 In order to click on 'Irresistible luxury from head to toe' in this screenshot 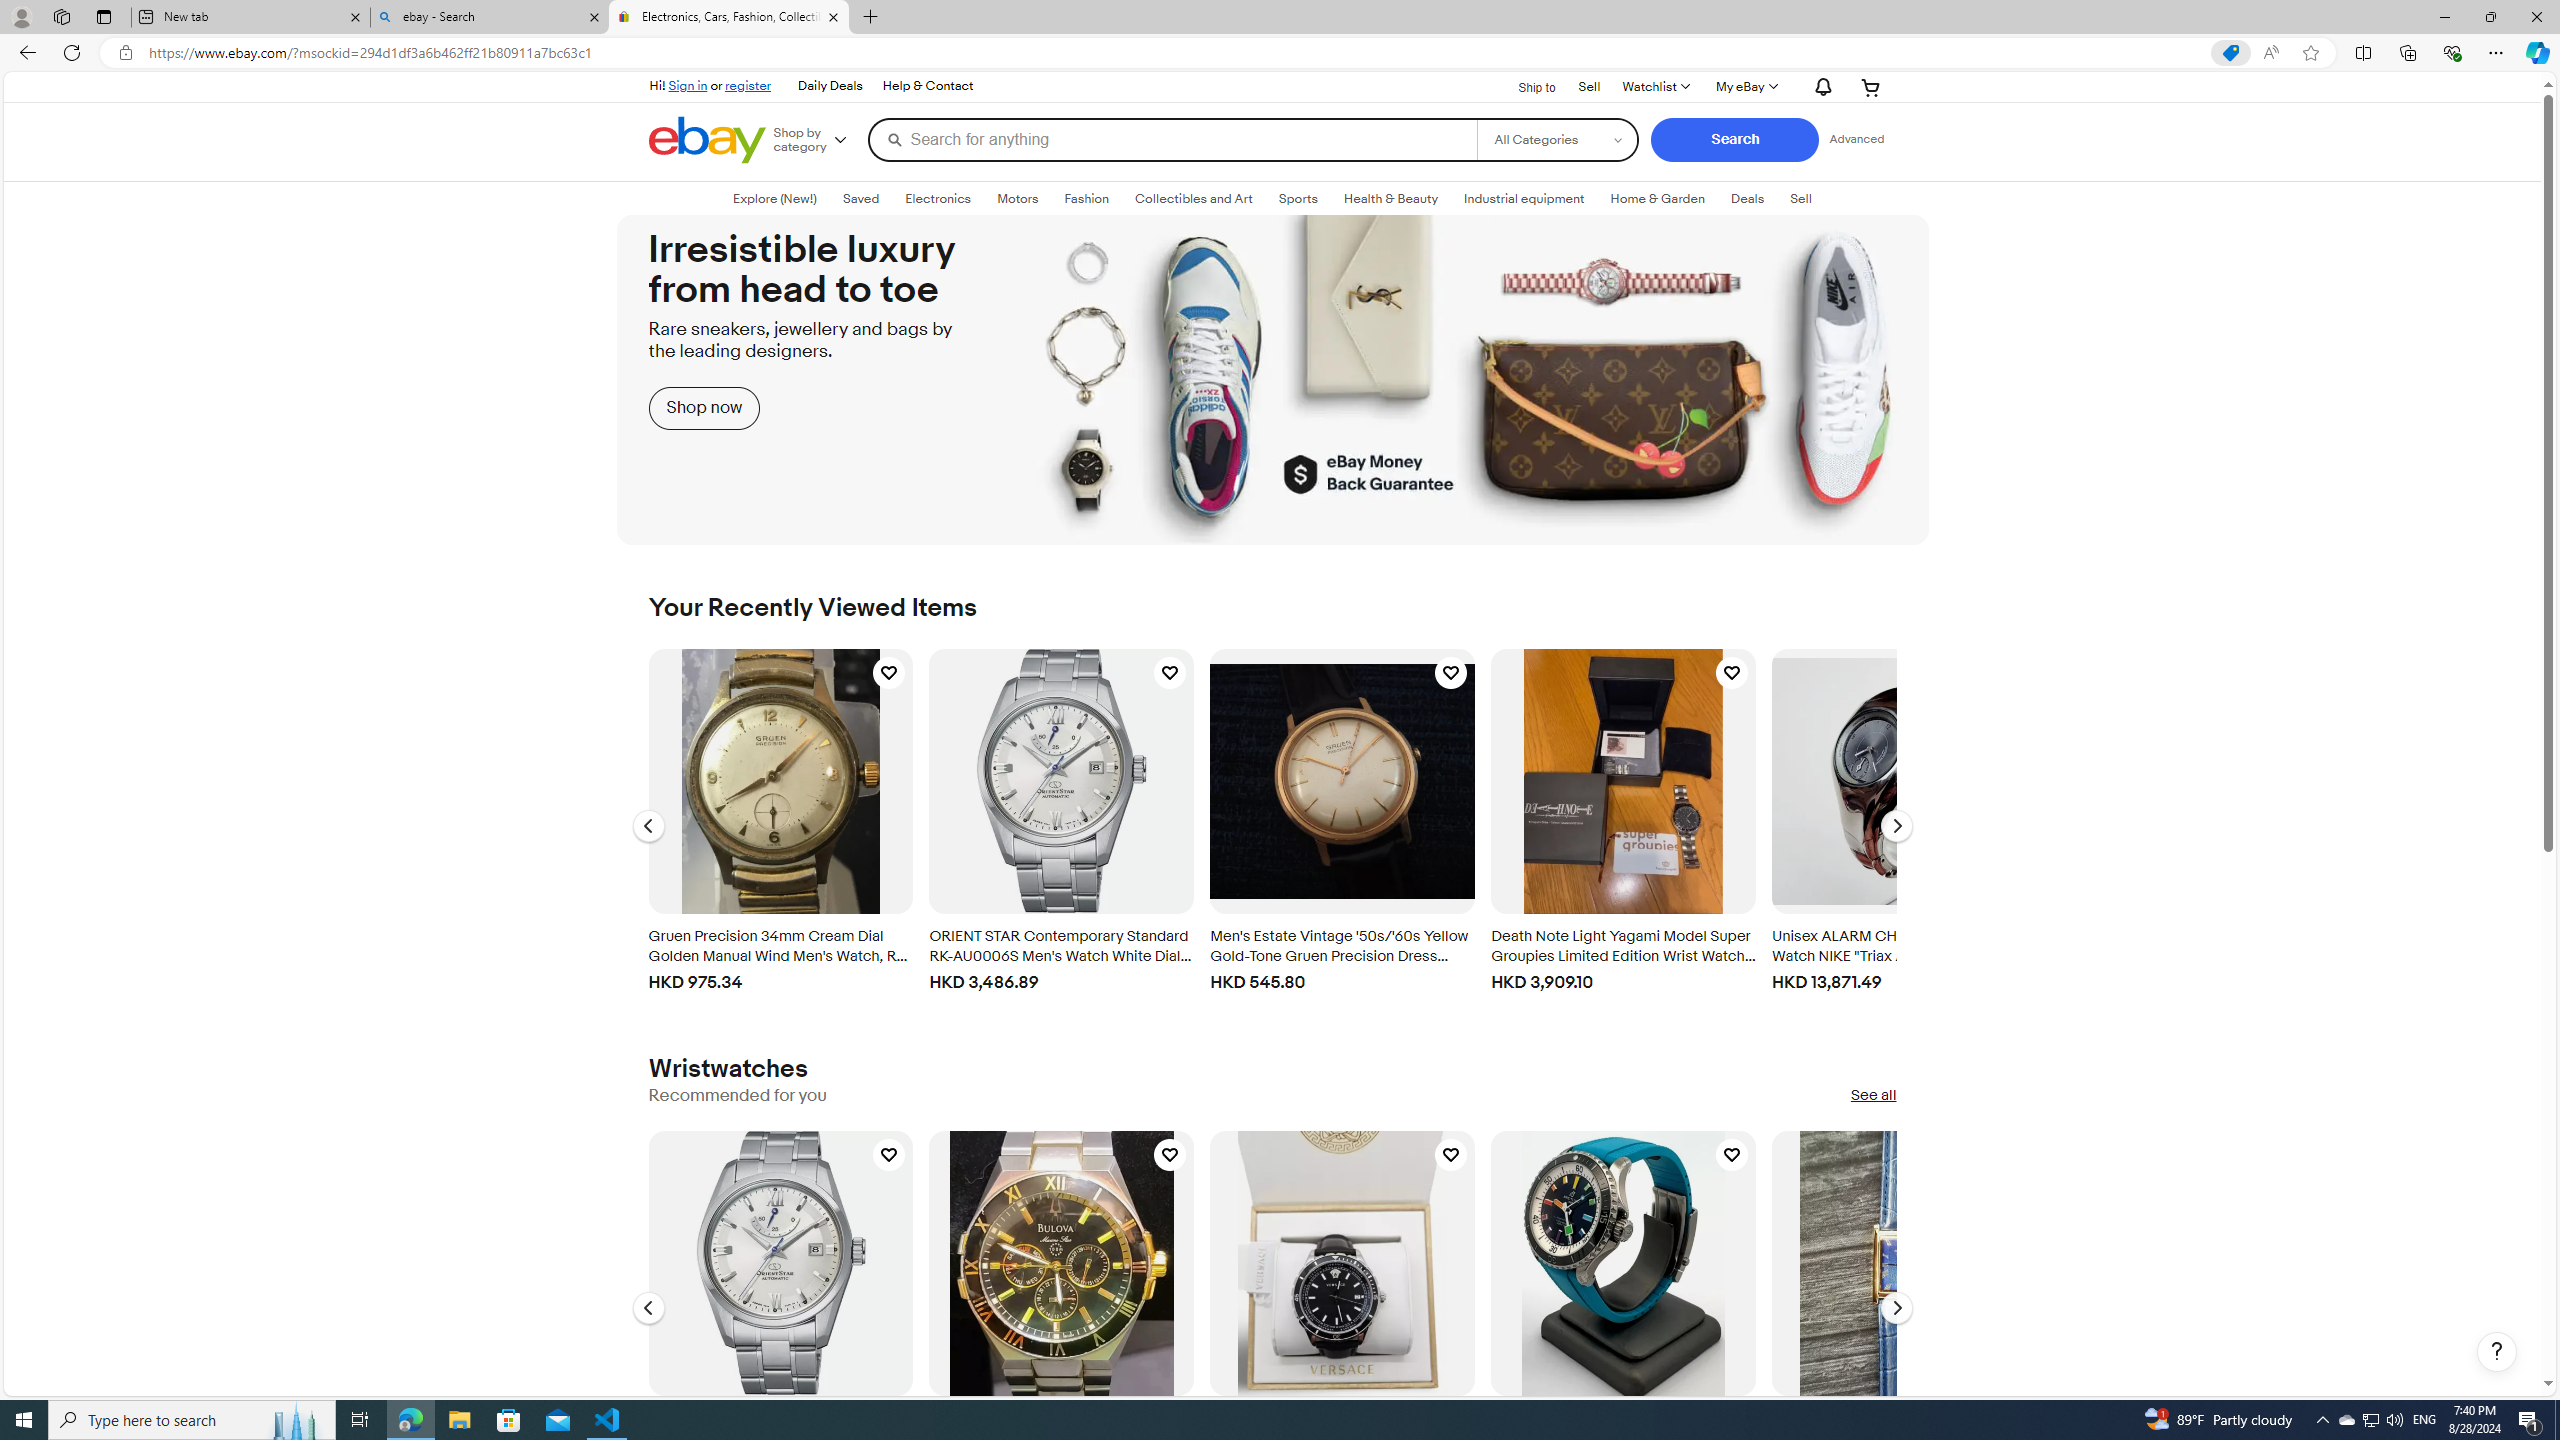, I will do `click(1272, 379)`.